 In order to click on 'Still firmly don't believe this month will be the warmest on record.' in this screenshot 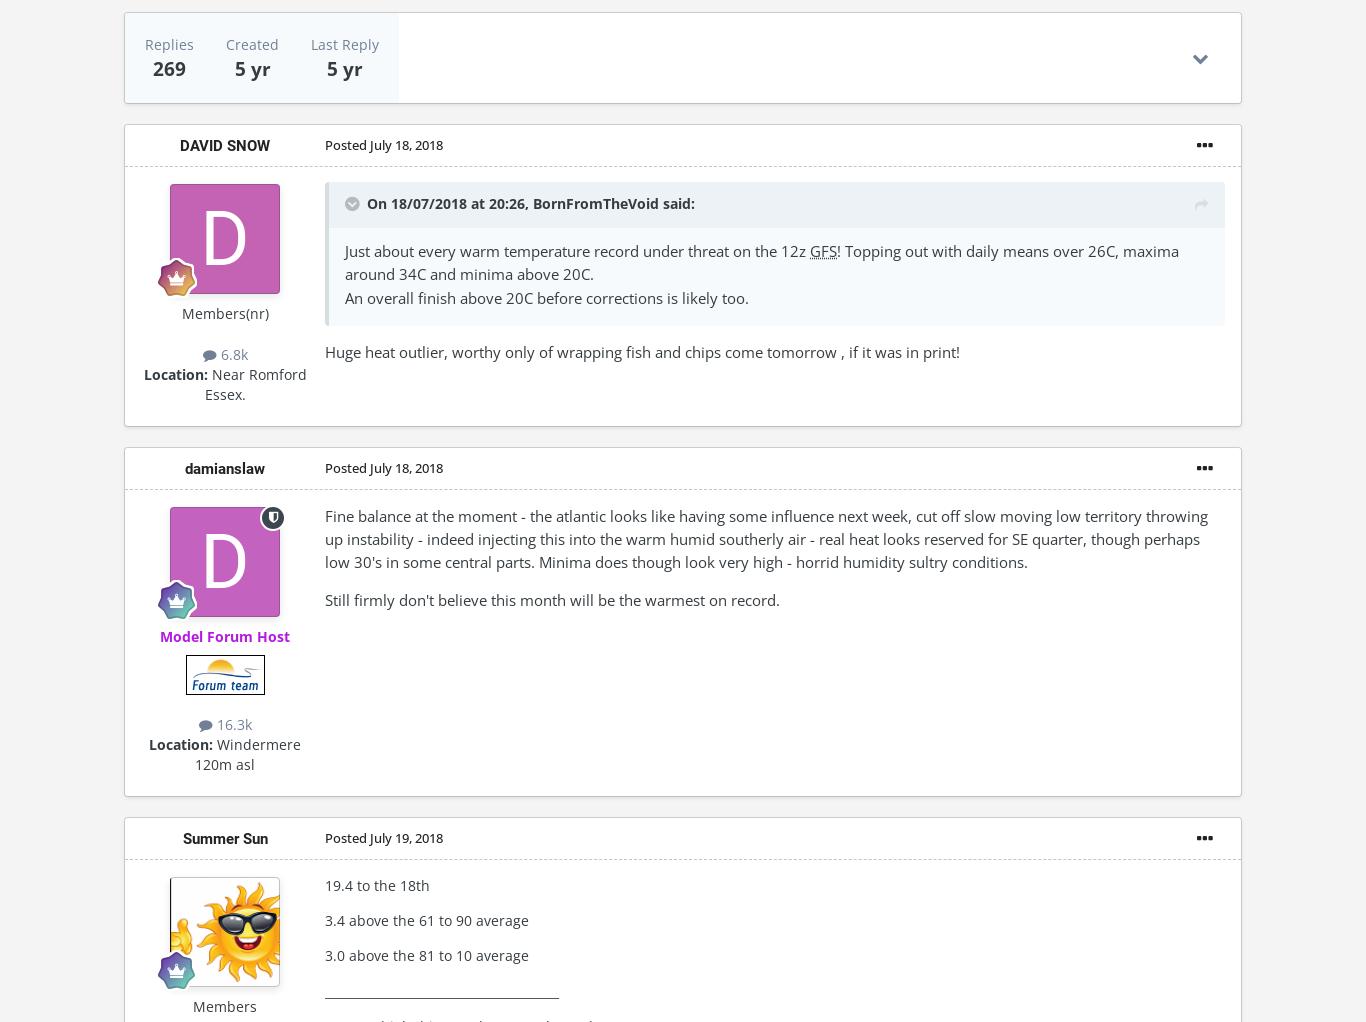, I will do `click(552, 599)`.